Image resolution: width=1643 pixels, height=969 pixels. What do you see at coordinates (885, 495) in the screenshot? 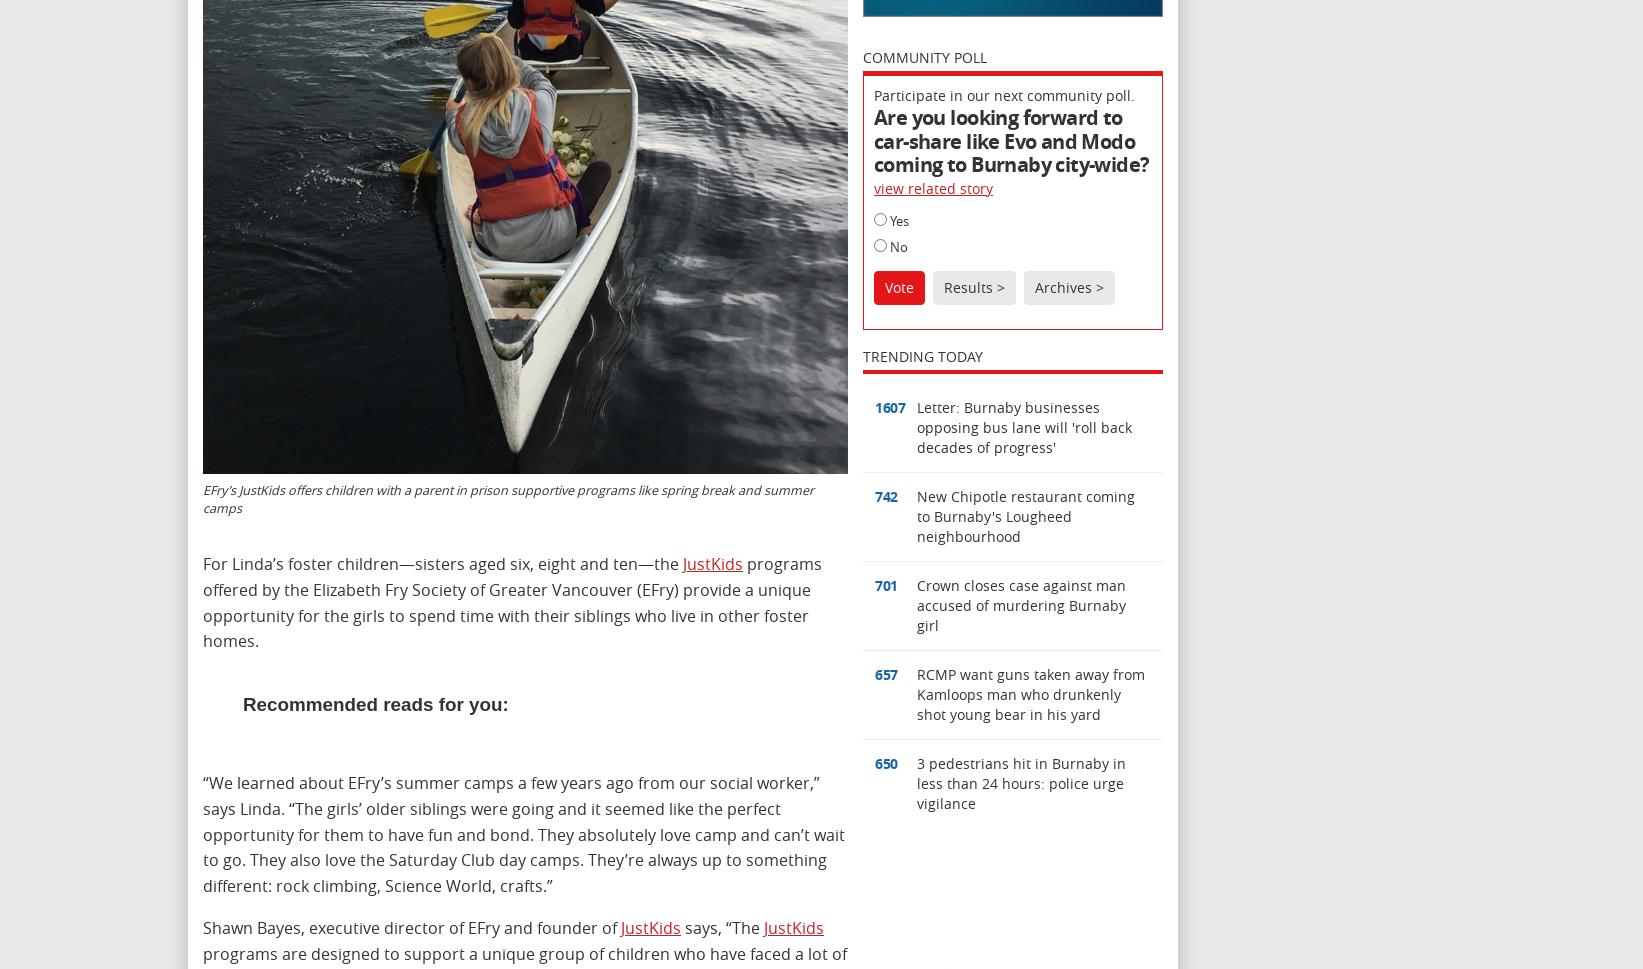
I see `'742'` at bounding box center [885, 495].